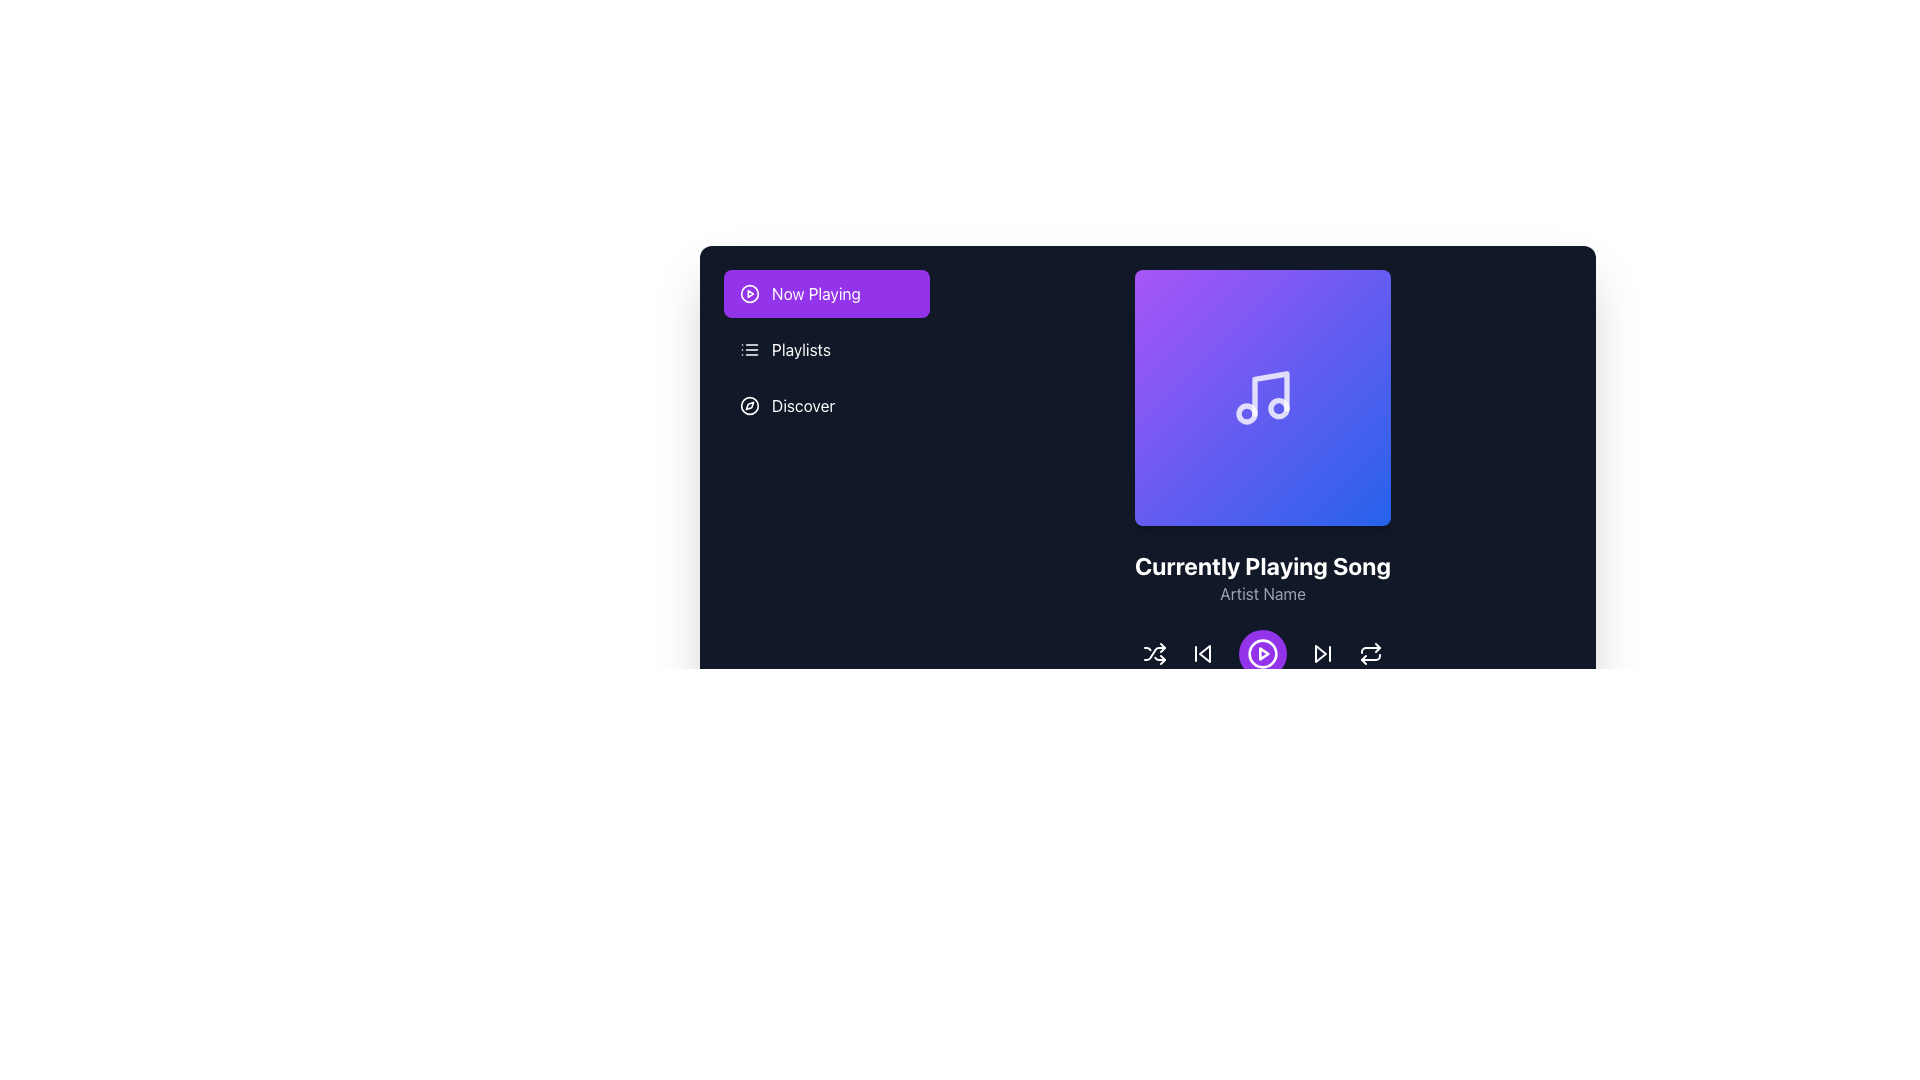  I want to click on the third circle of the music note icon, which visually represents the 'currently playing' feature, so click(1277, 407).